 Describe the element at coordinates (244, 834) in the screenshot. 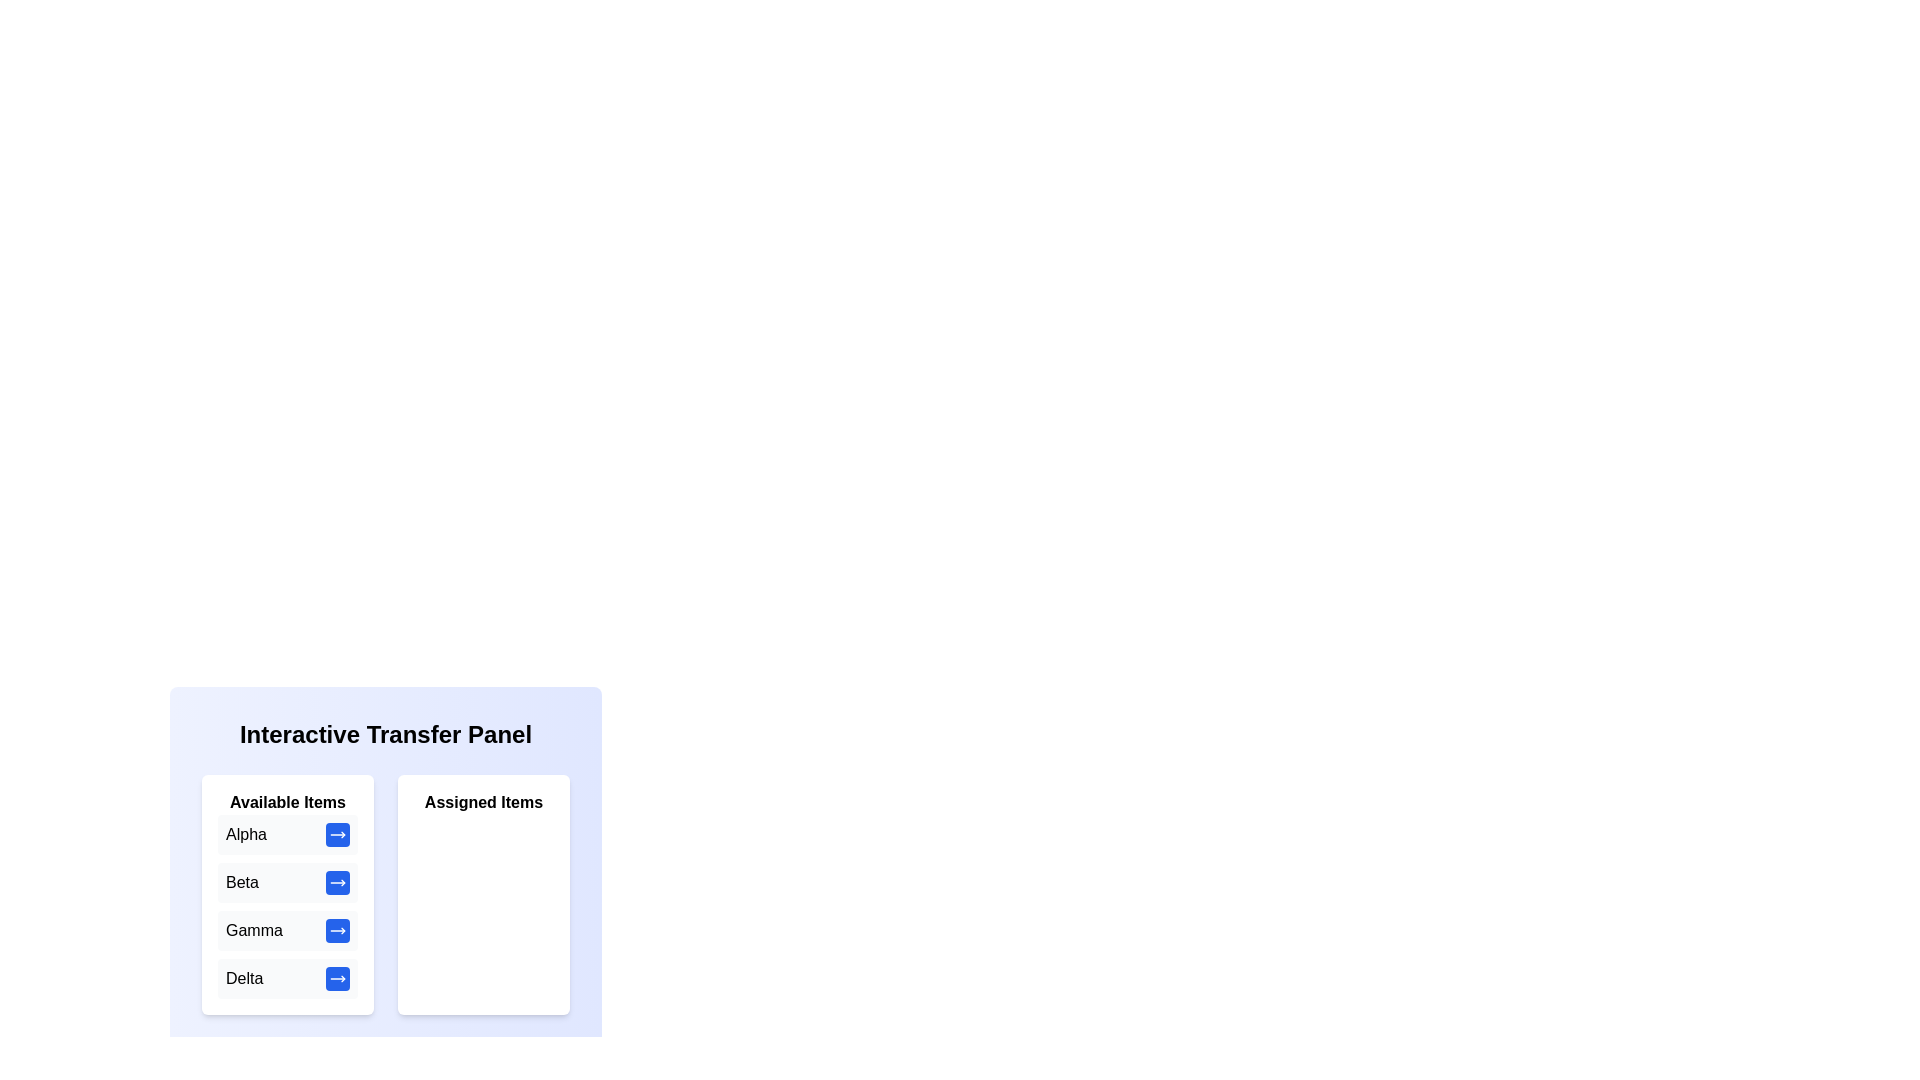

I see `the text label Alpha in the 'Available Items' list` at that location.